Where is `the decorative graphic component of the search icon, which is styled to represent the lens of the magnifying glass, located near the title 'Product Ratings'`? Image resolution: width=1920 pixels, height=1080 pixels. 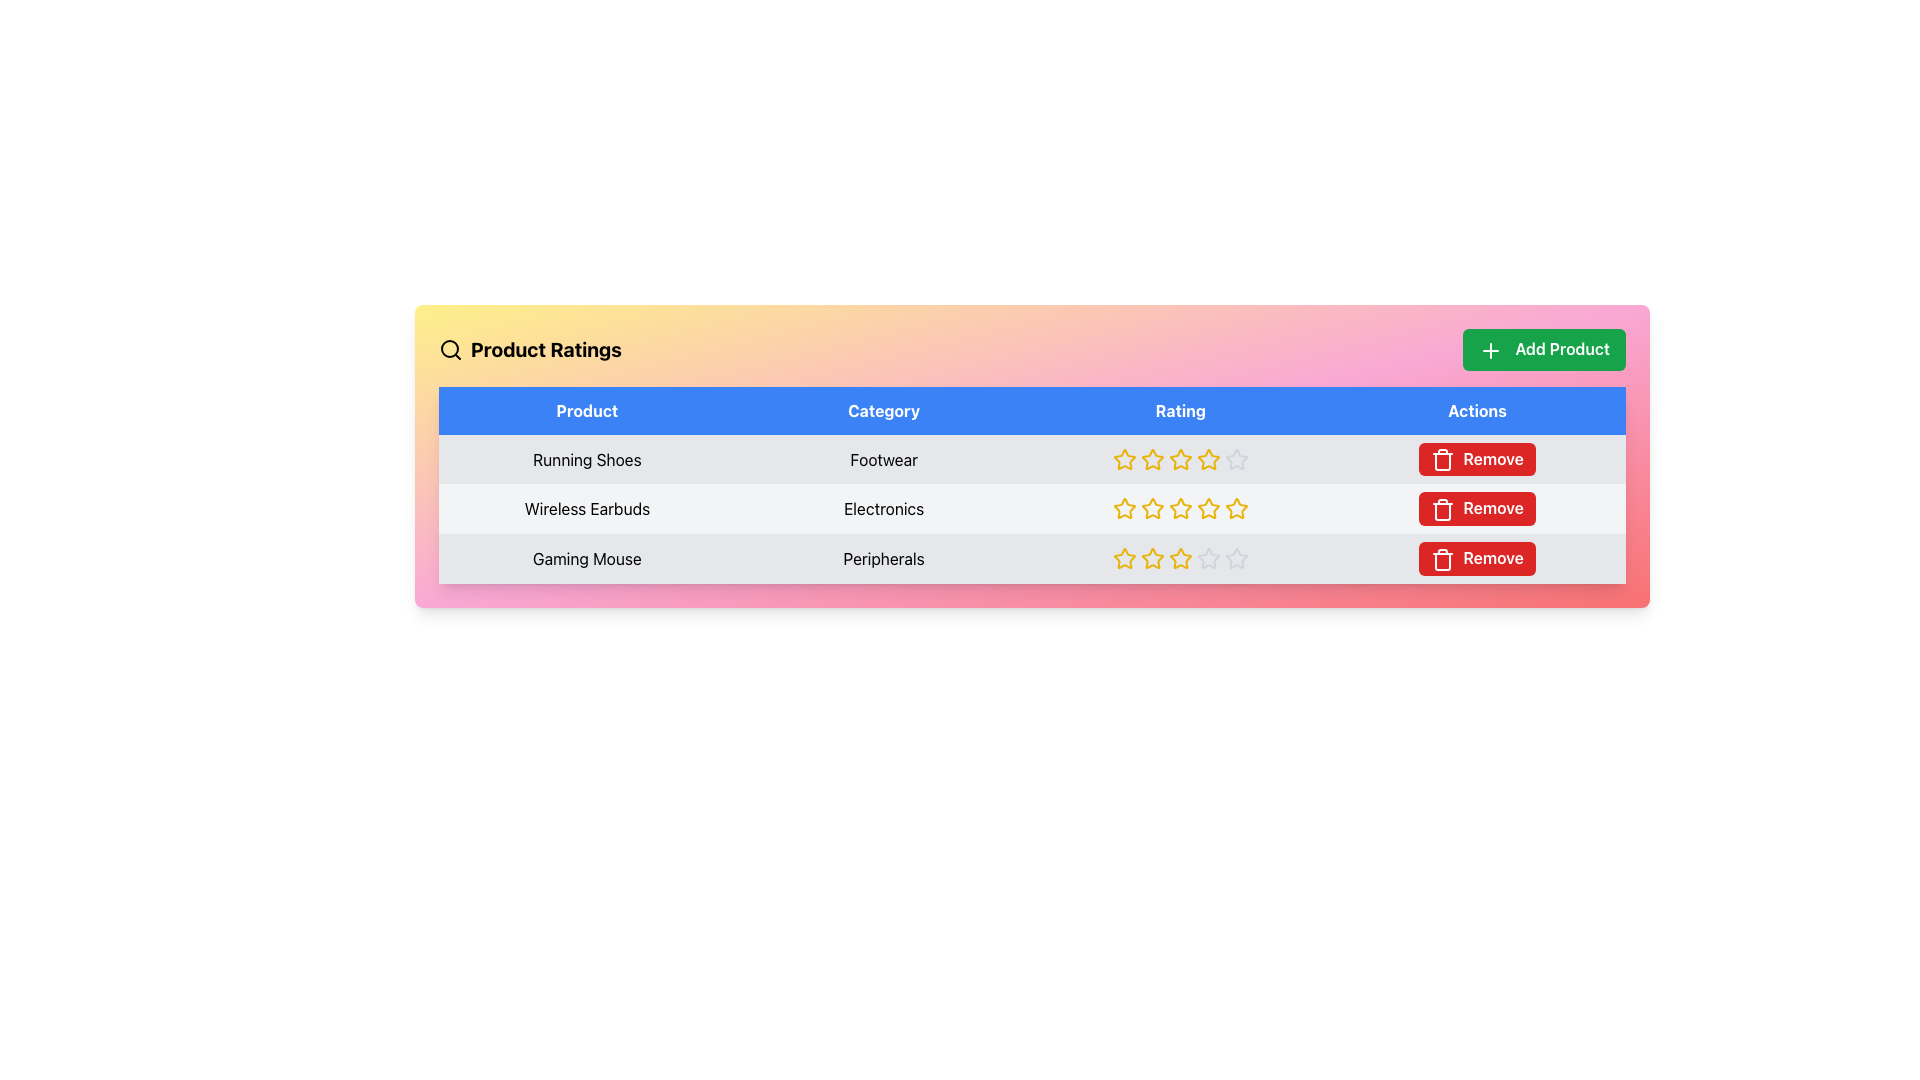 the decorative graphic component of the search icon, which is styled to represent the lens of the magnifying glass, located near the title 'Product Ratings' is located at coordinates (449, 346).